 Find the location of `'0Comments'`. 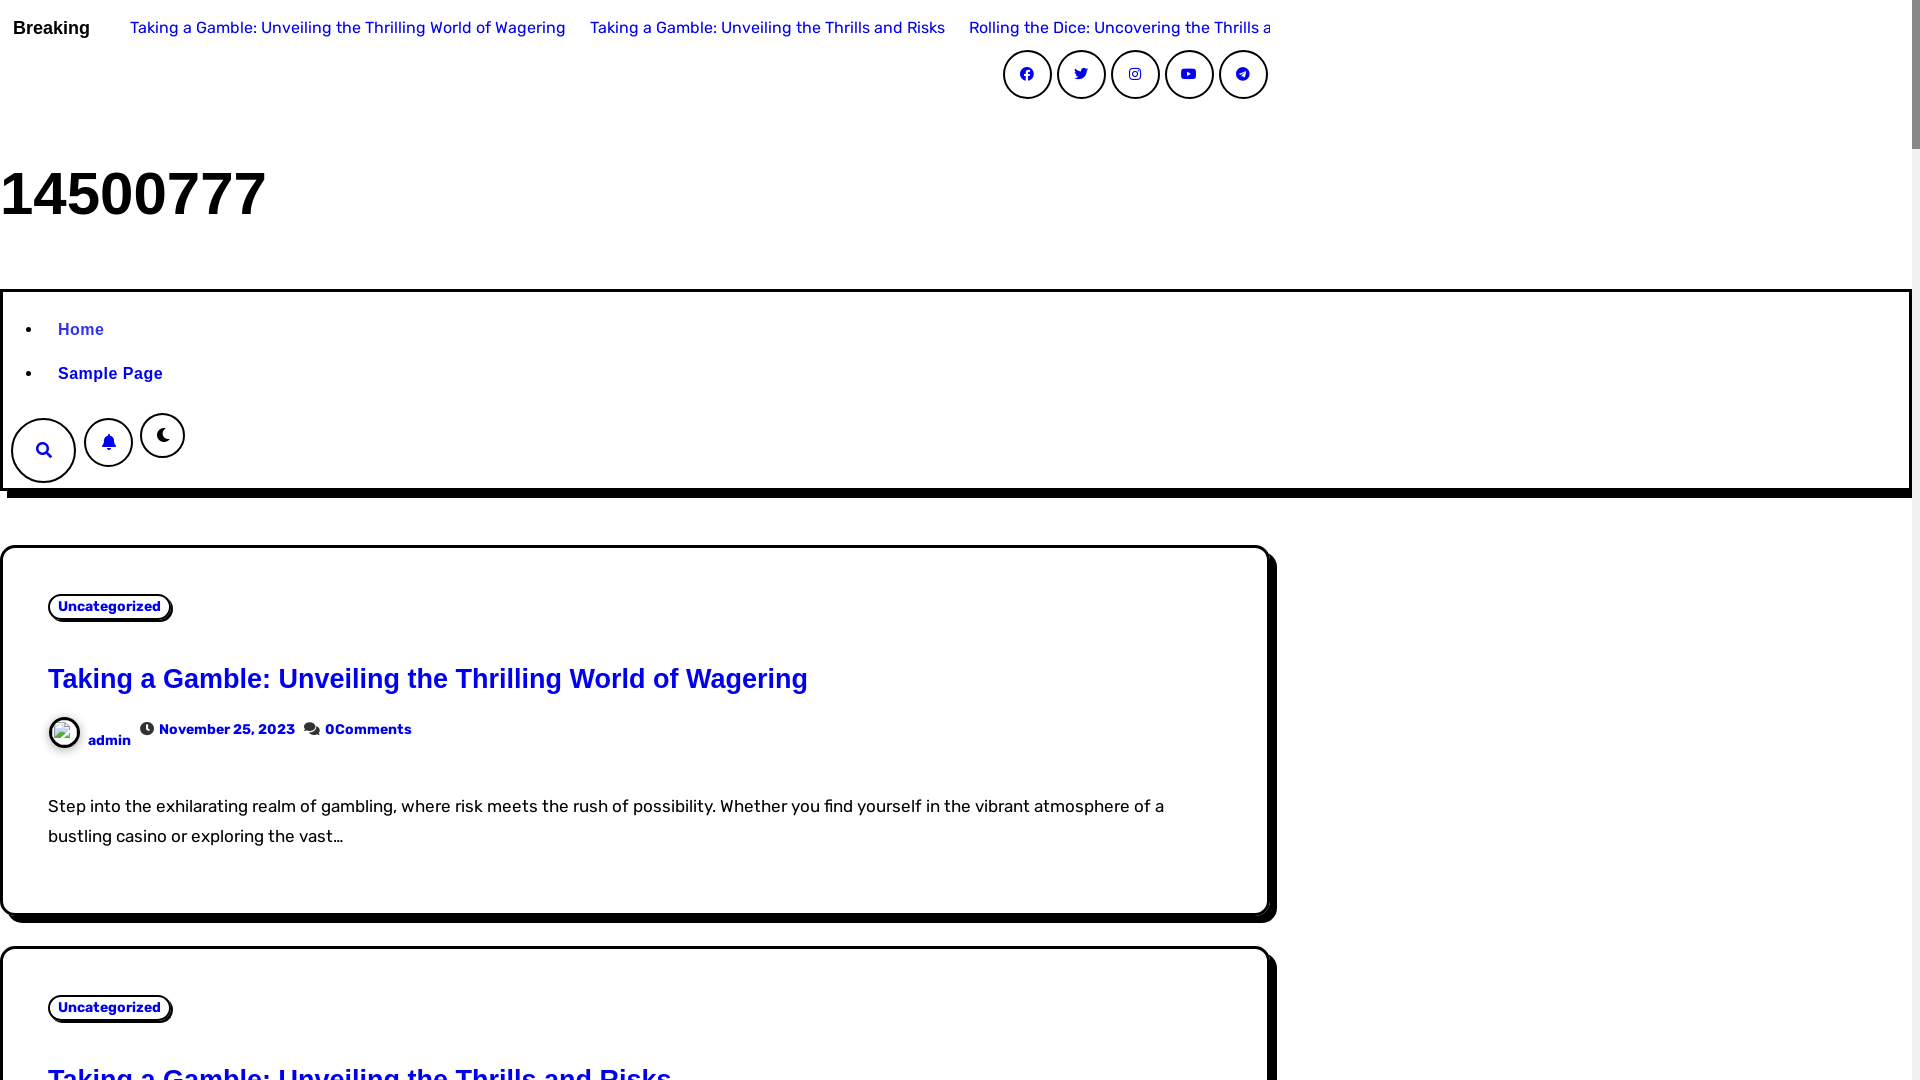

'0Comments' is located at coordinates (368, 729).